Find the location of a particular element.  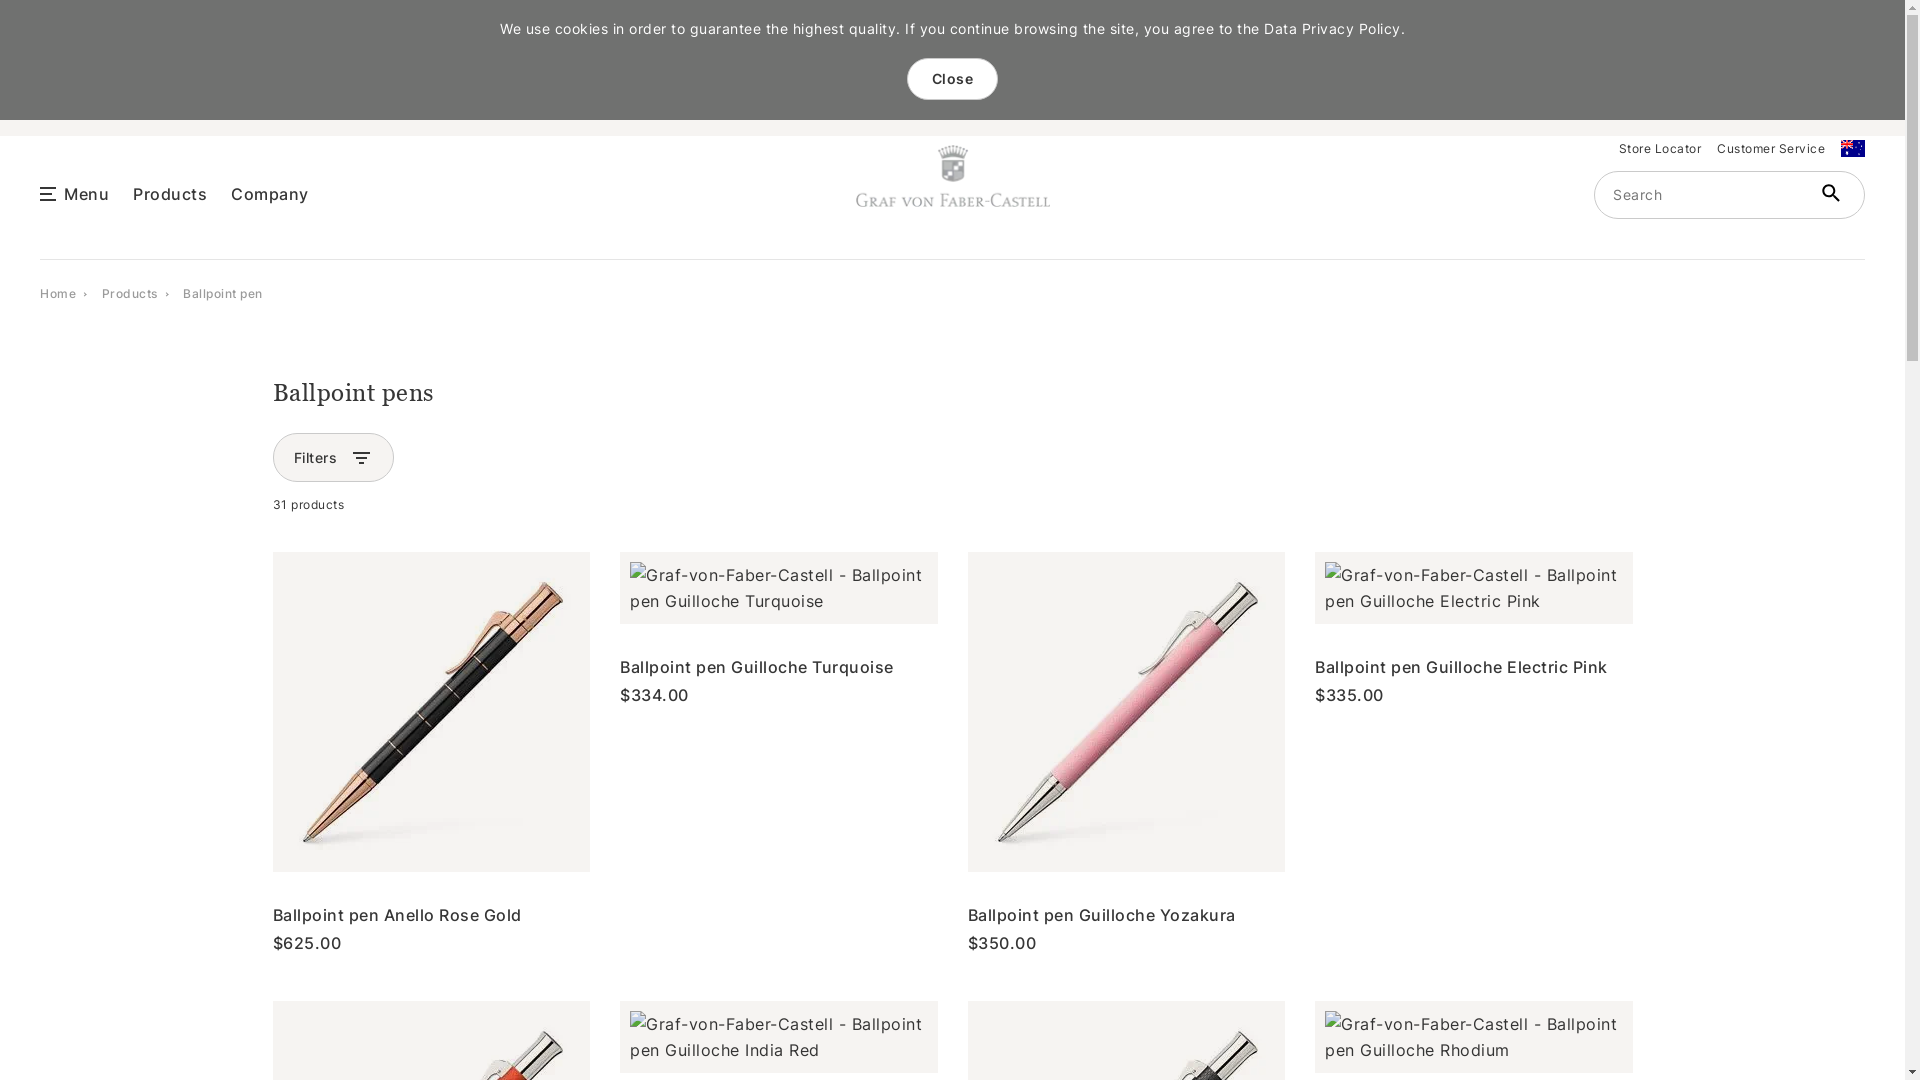

'Store Locator' is located at coordinates (1659, 148).